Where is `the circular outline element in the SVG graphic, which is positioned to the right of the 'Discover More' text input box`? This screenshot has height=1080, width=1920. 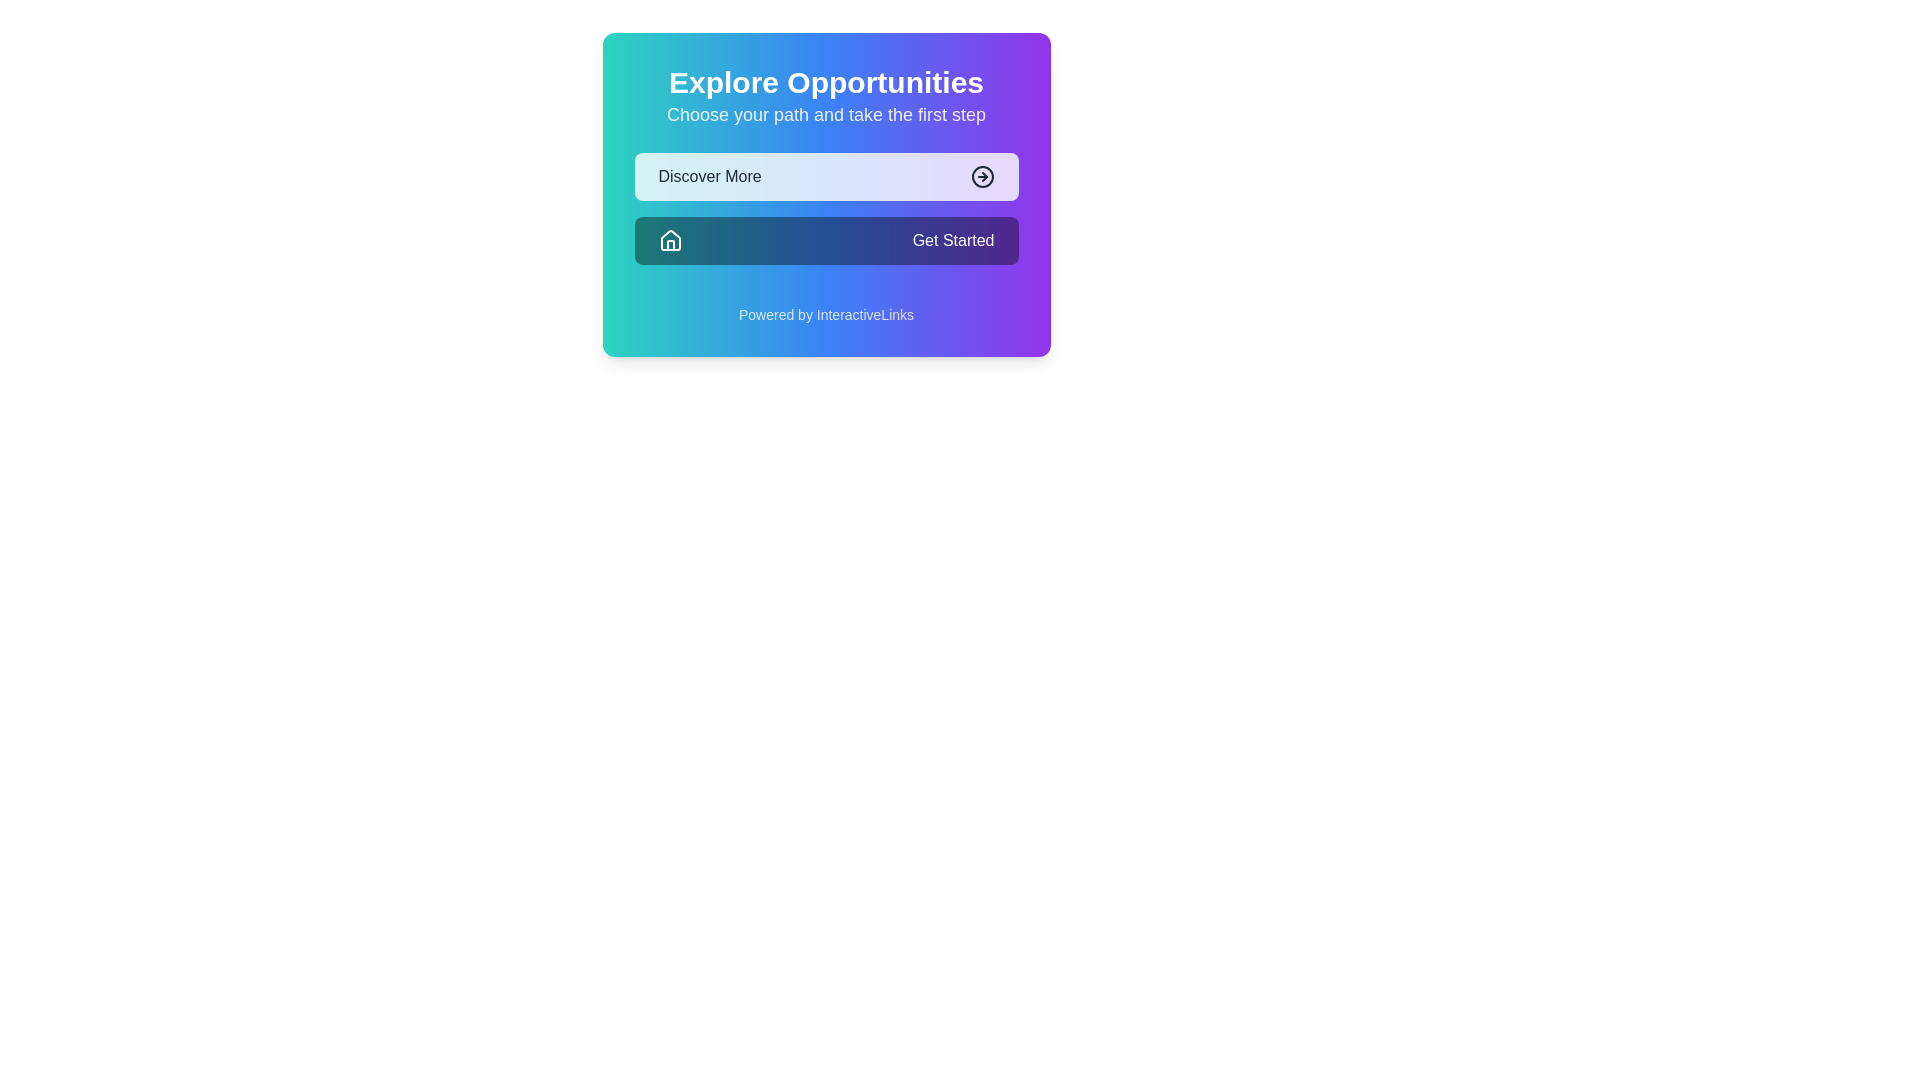 the circular outline element in the SVG graphic, which is positioned to the right of the 'Discover More' text input box is located at coordinates (982, 176).